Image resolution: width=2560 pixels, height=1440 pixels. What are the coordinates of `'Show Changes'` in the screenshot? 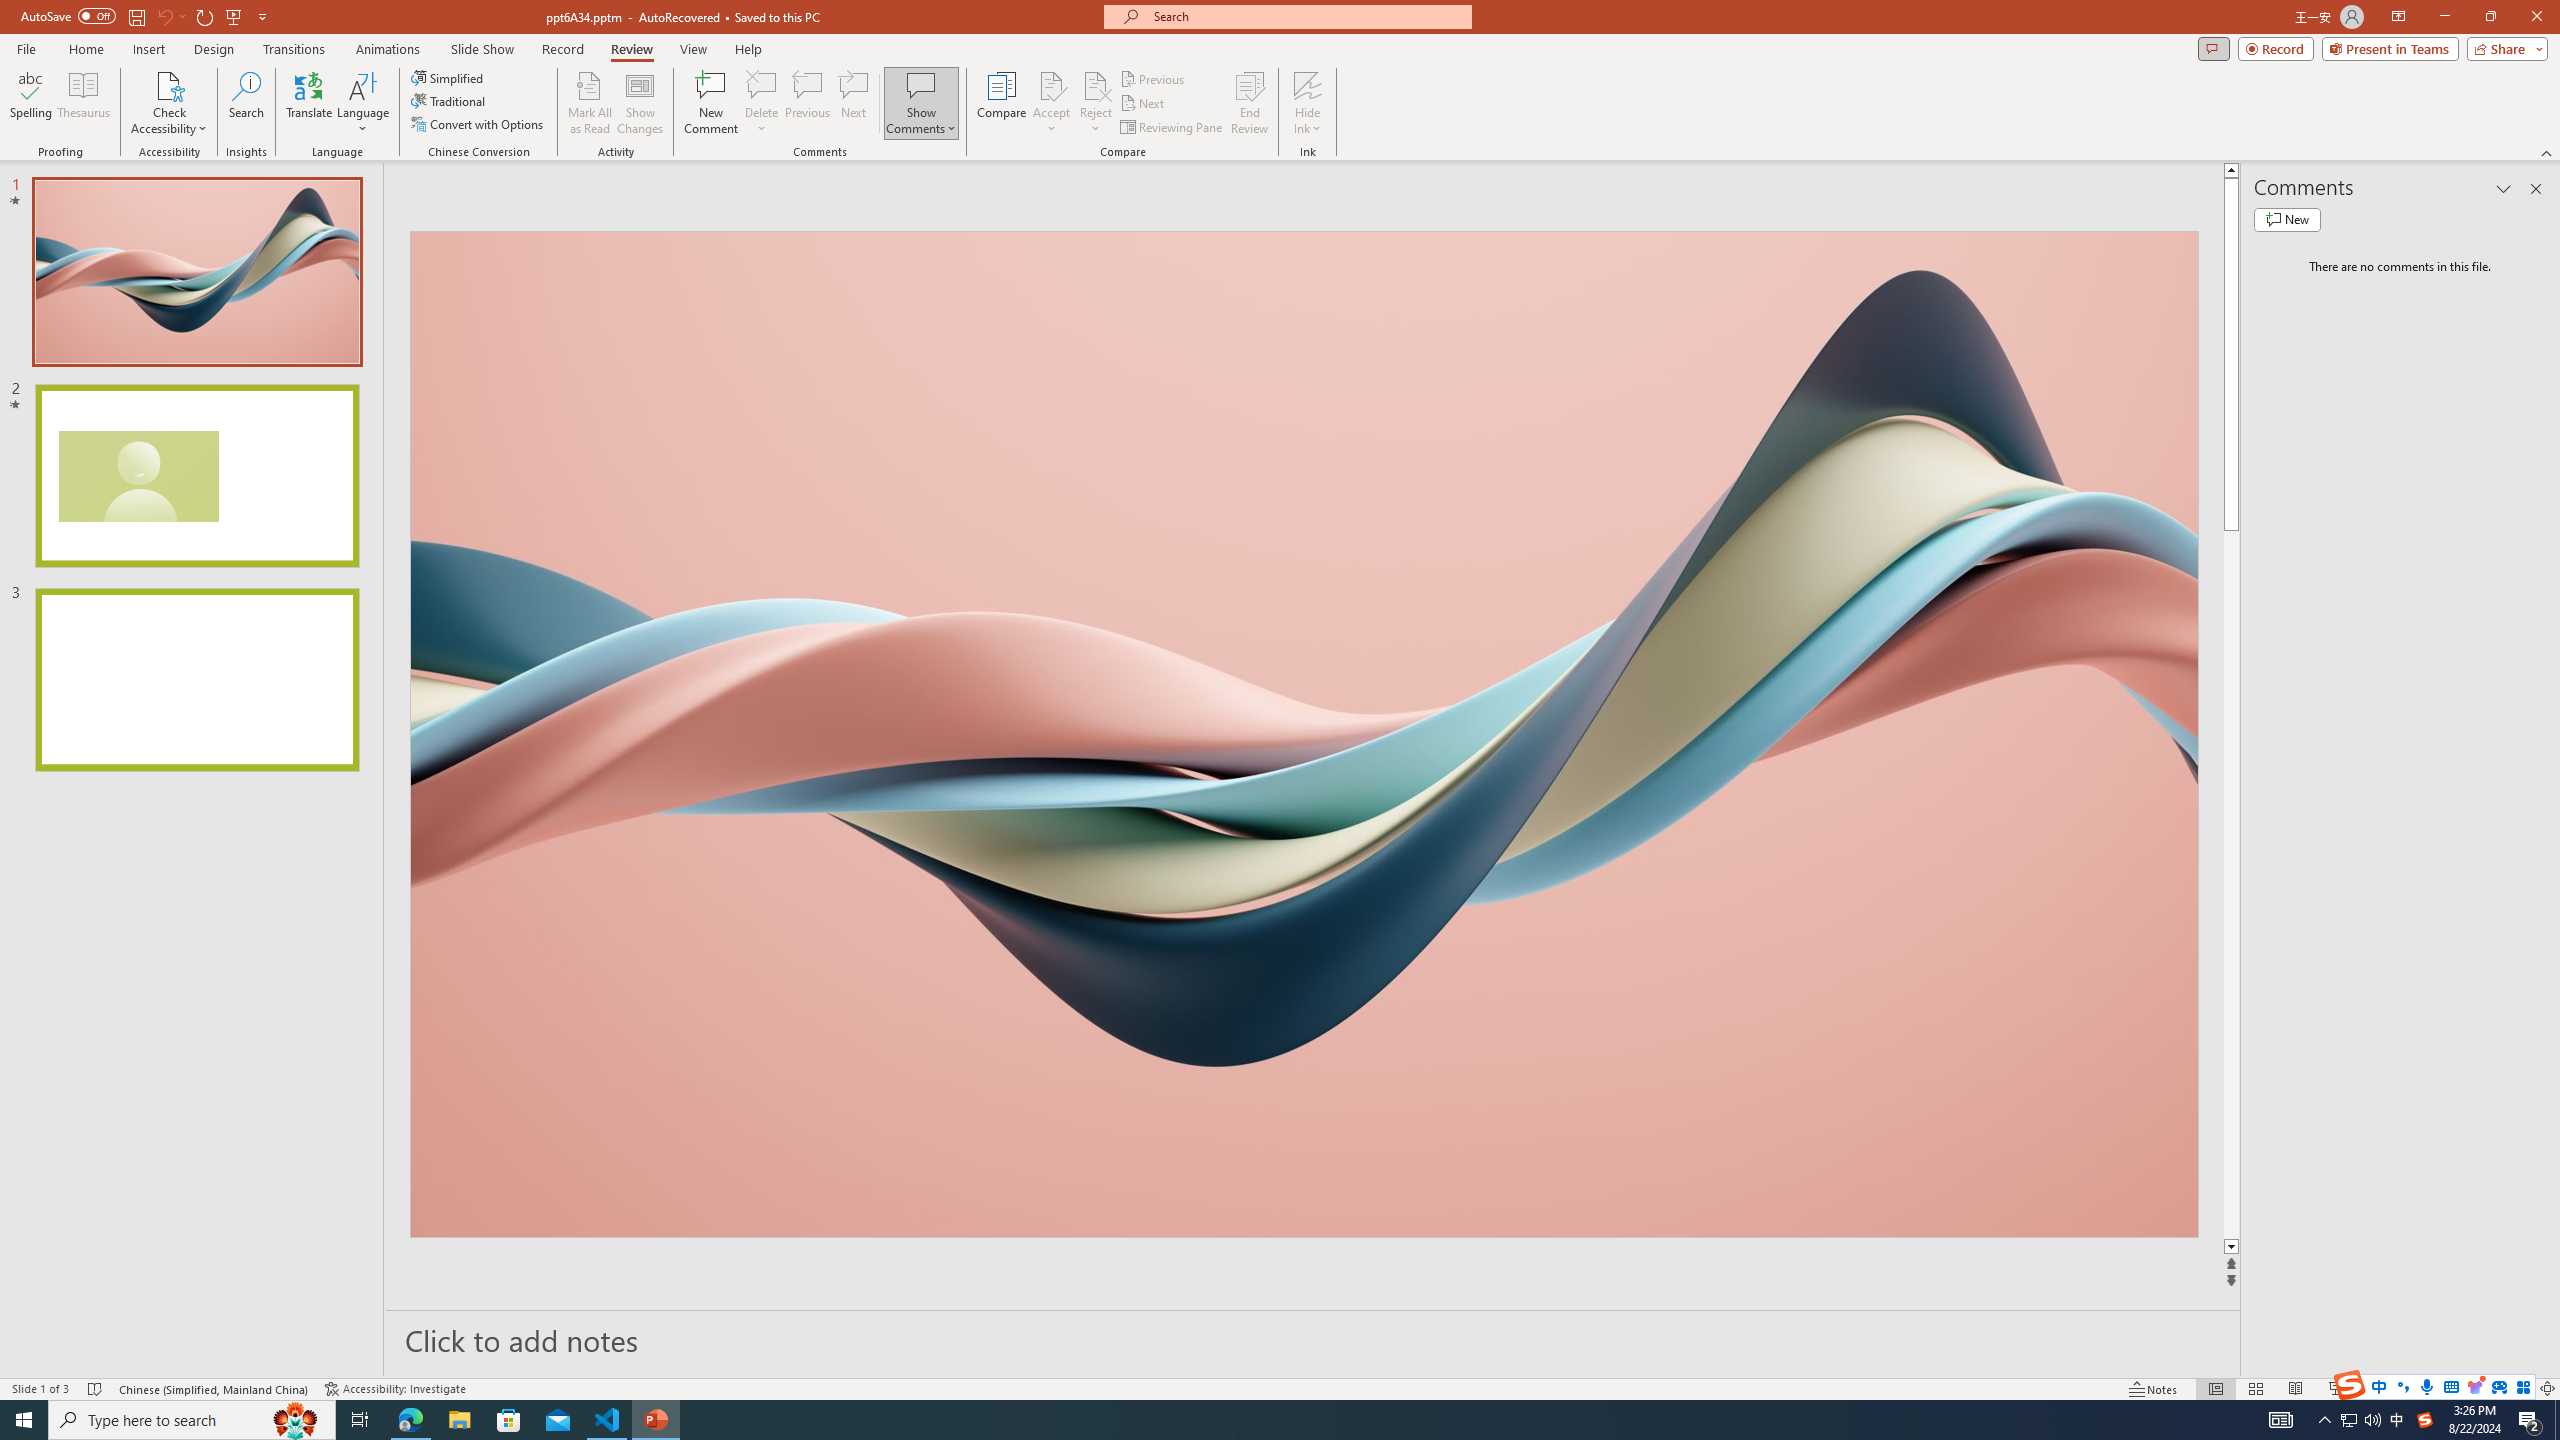 It's located at (640, 103).